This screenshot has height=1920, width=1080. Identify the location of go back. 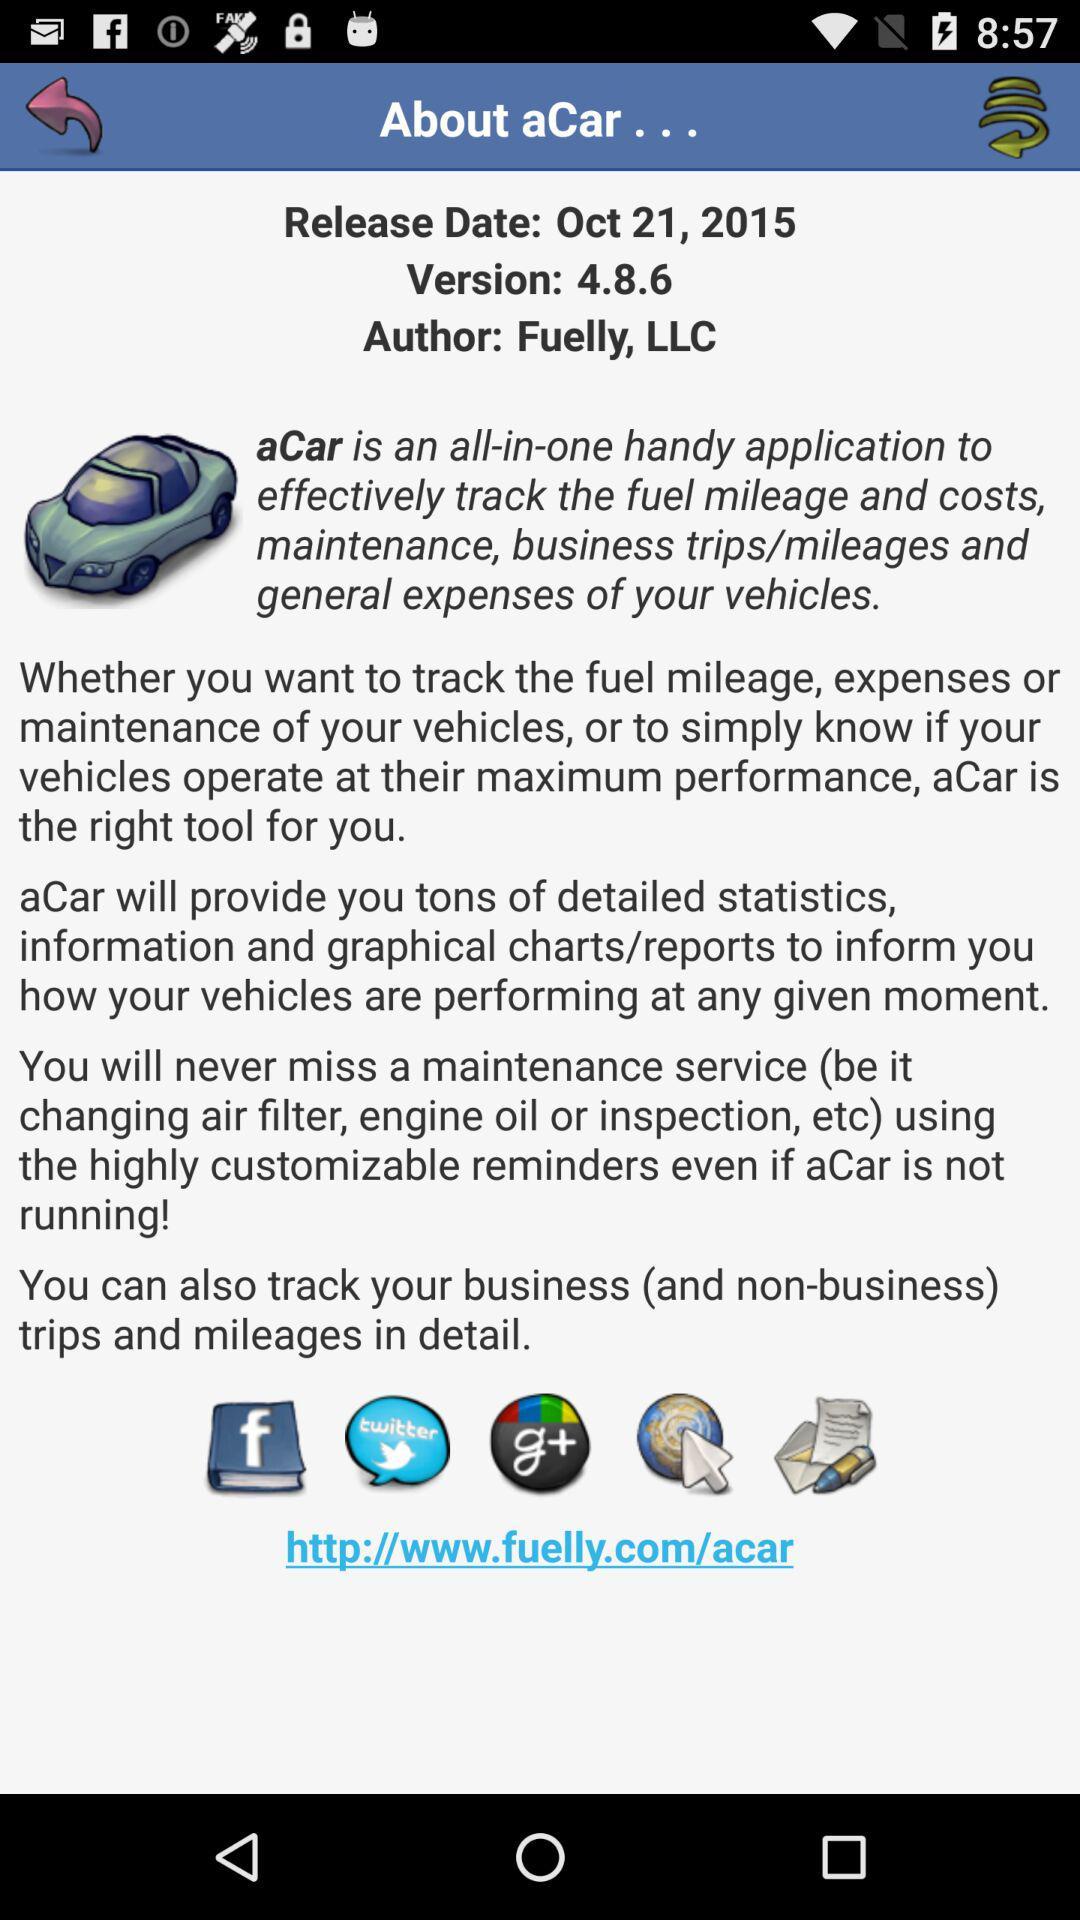
(64, 117).